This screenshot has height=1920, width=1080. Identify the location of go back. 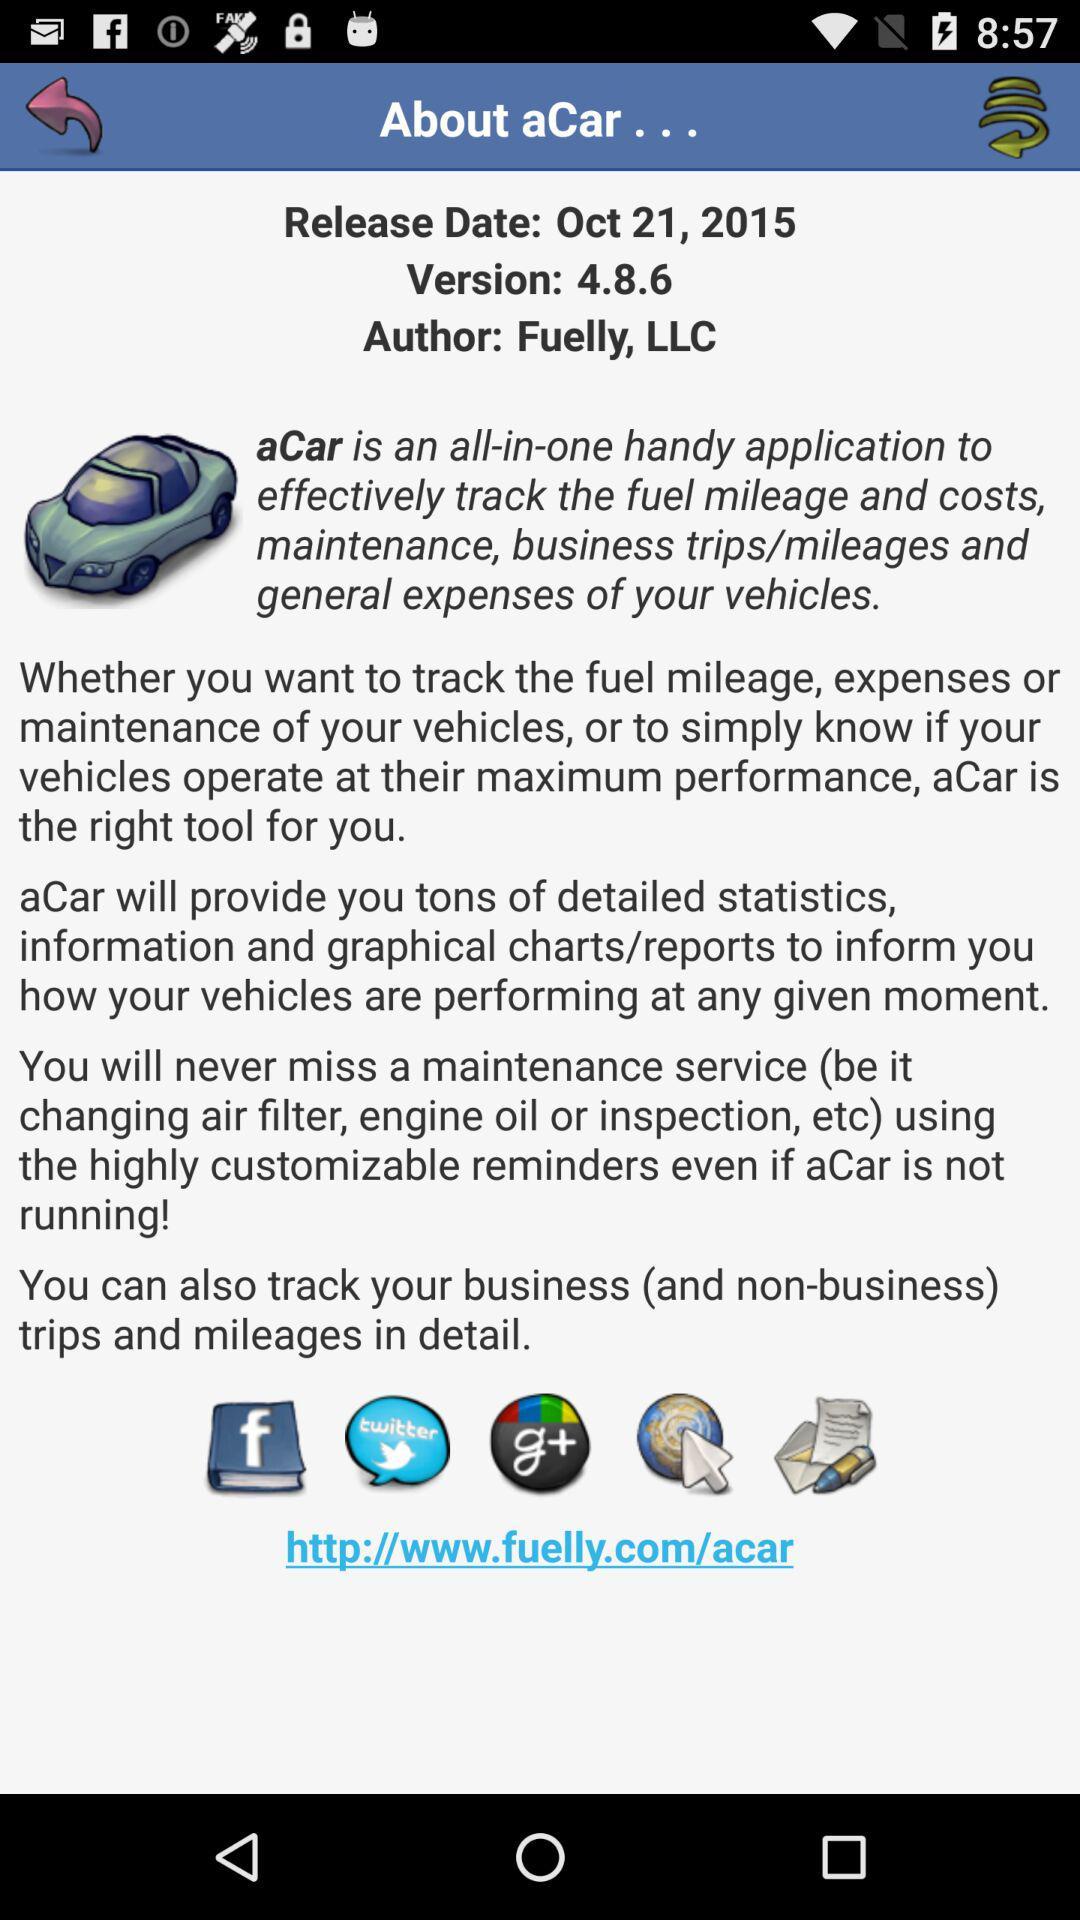
(64, 117).